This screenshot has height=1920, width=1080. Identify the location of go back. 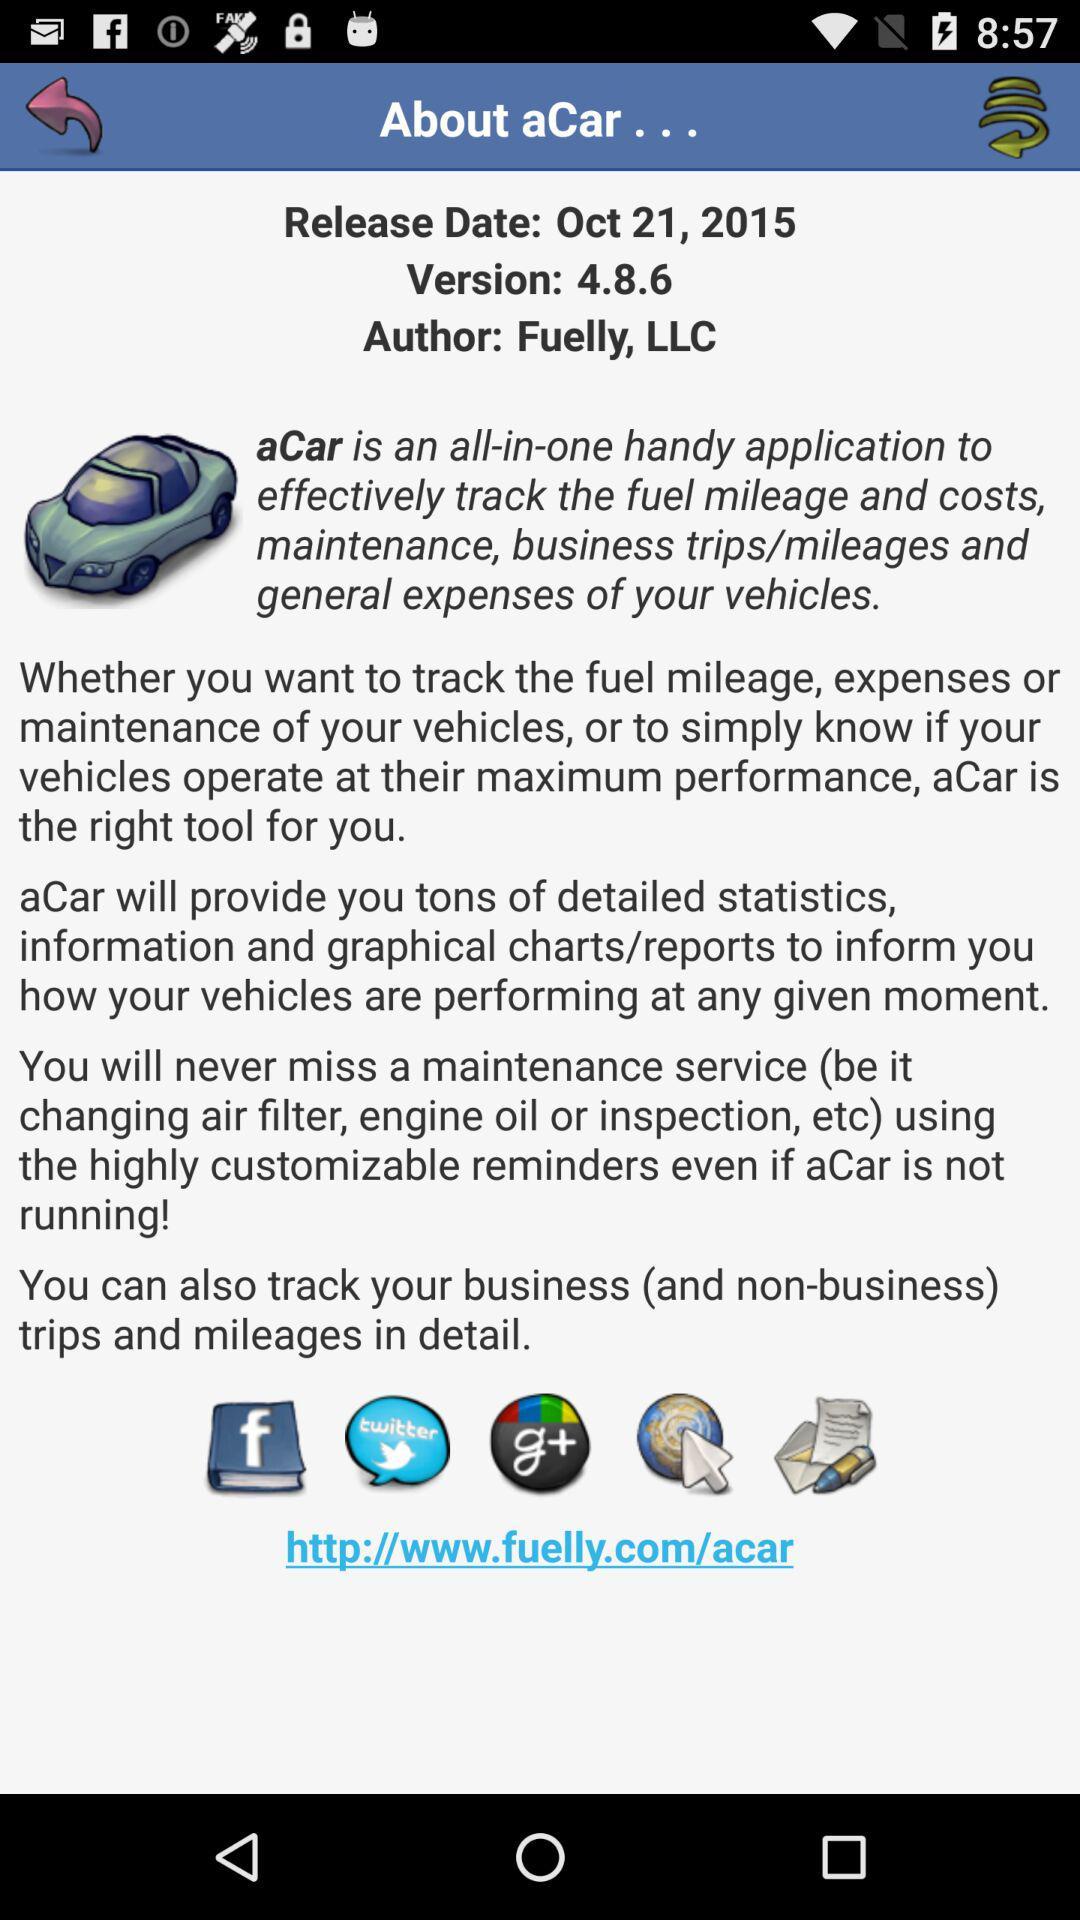
(64, 117).